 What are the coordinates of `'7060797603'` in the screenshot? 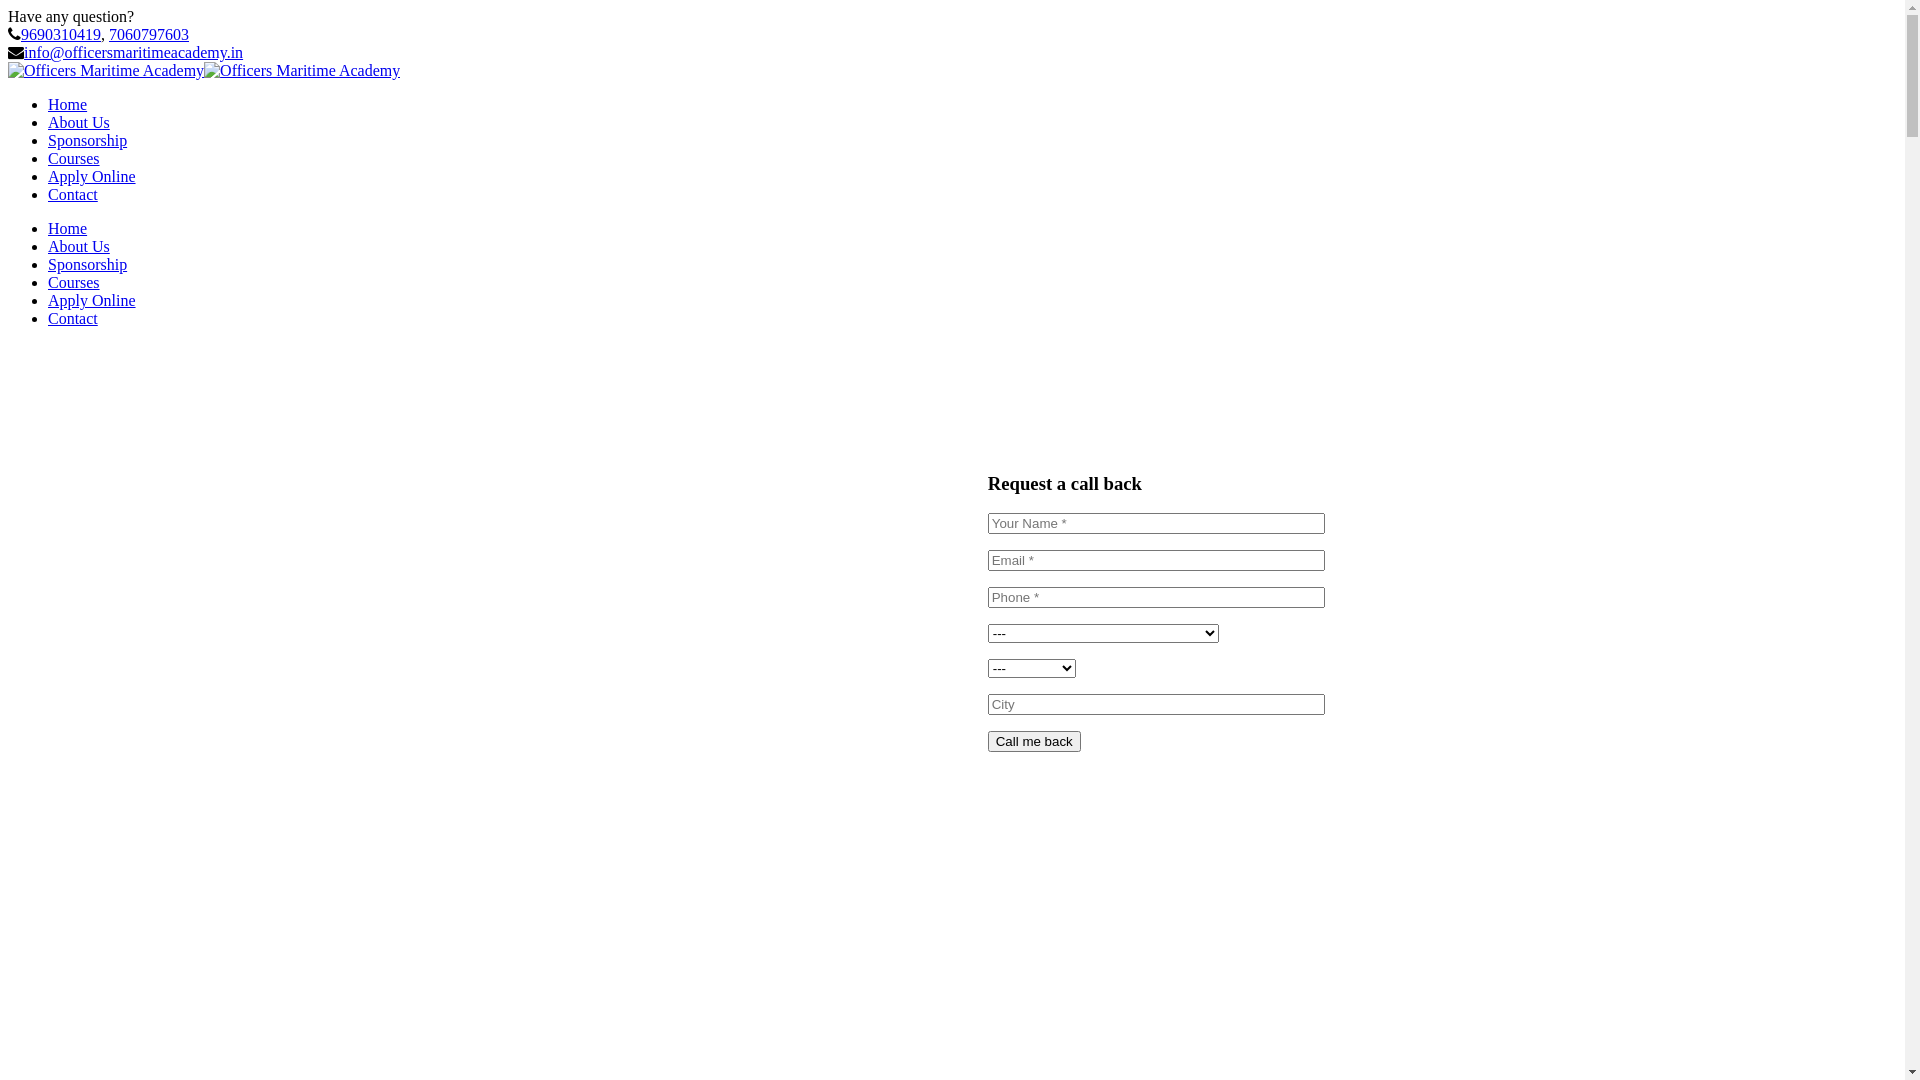 It's located at (147, 34).